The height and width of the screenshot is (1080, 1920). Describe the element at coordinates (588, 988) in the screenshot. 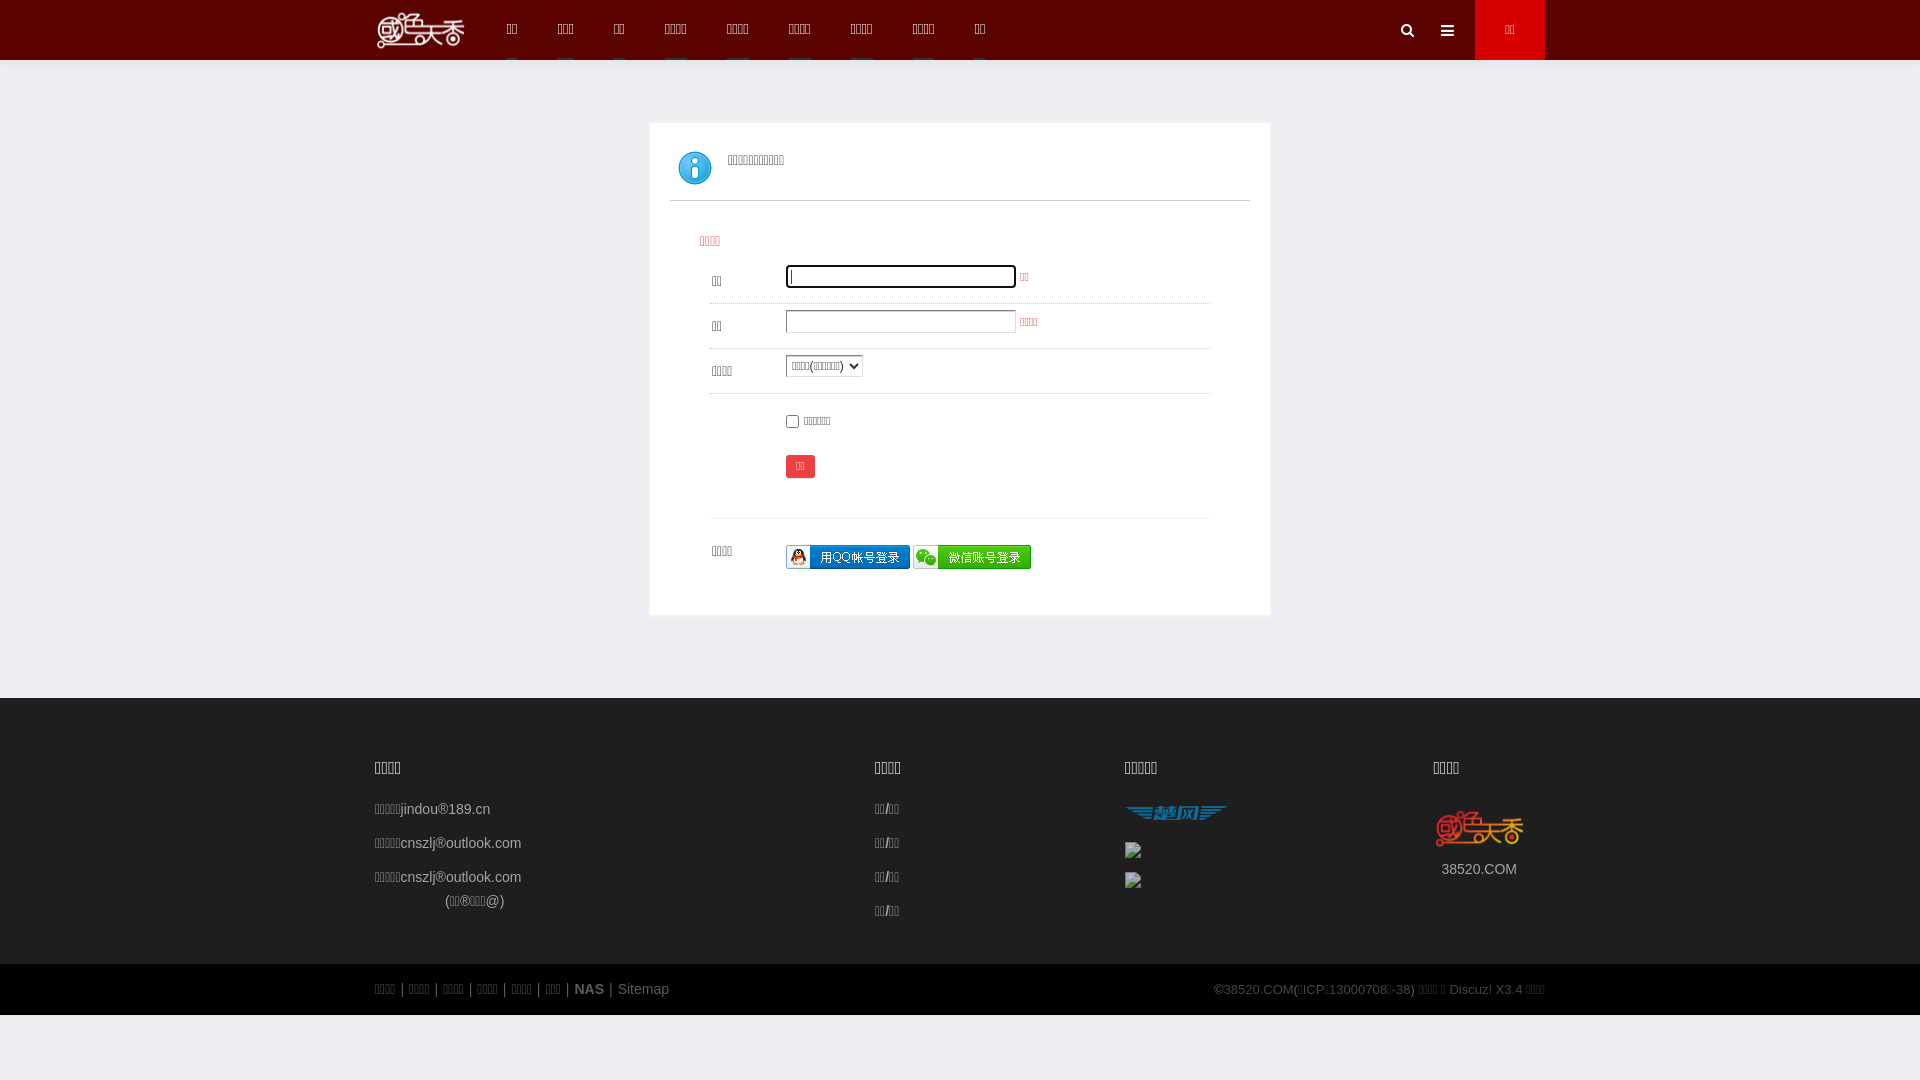

I see `'NAS'` at that location.